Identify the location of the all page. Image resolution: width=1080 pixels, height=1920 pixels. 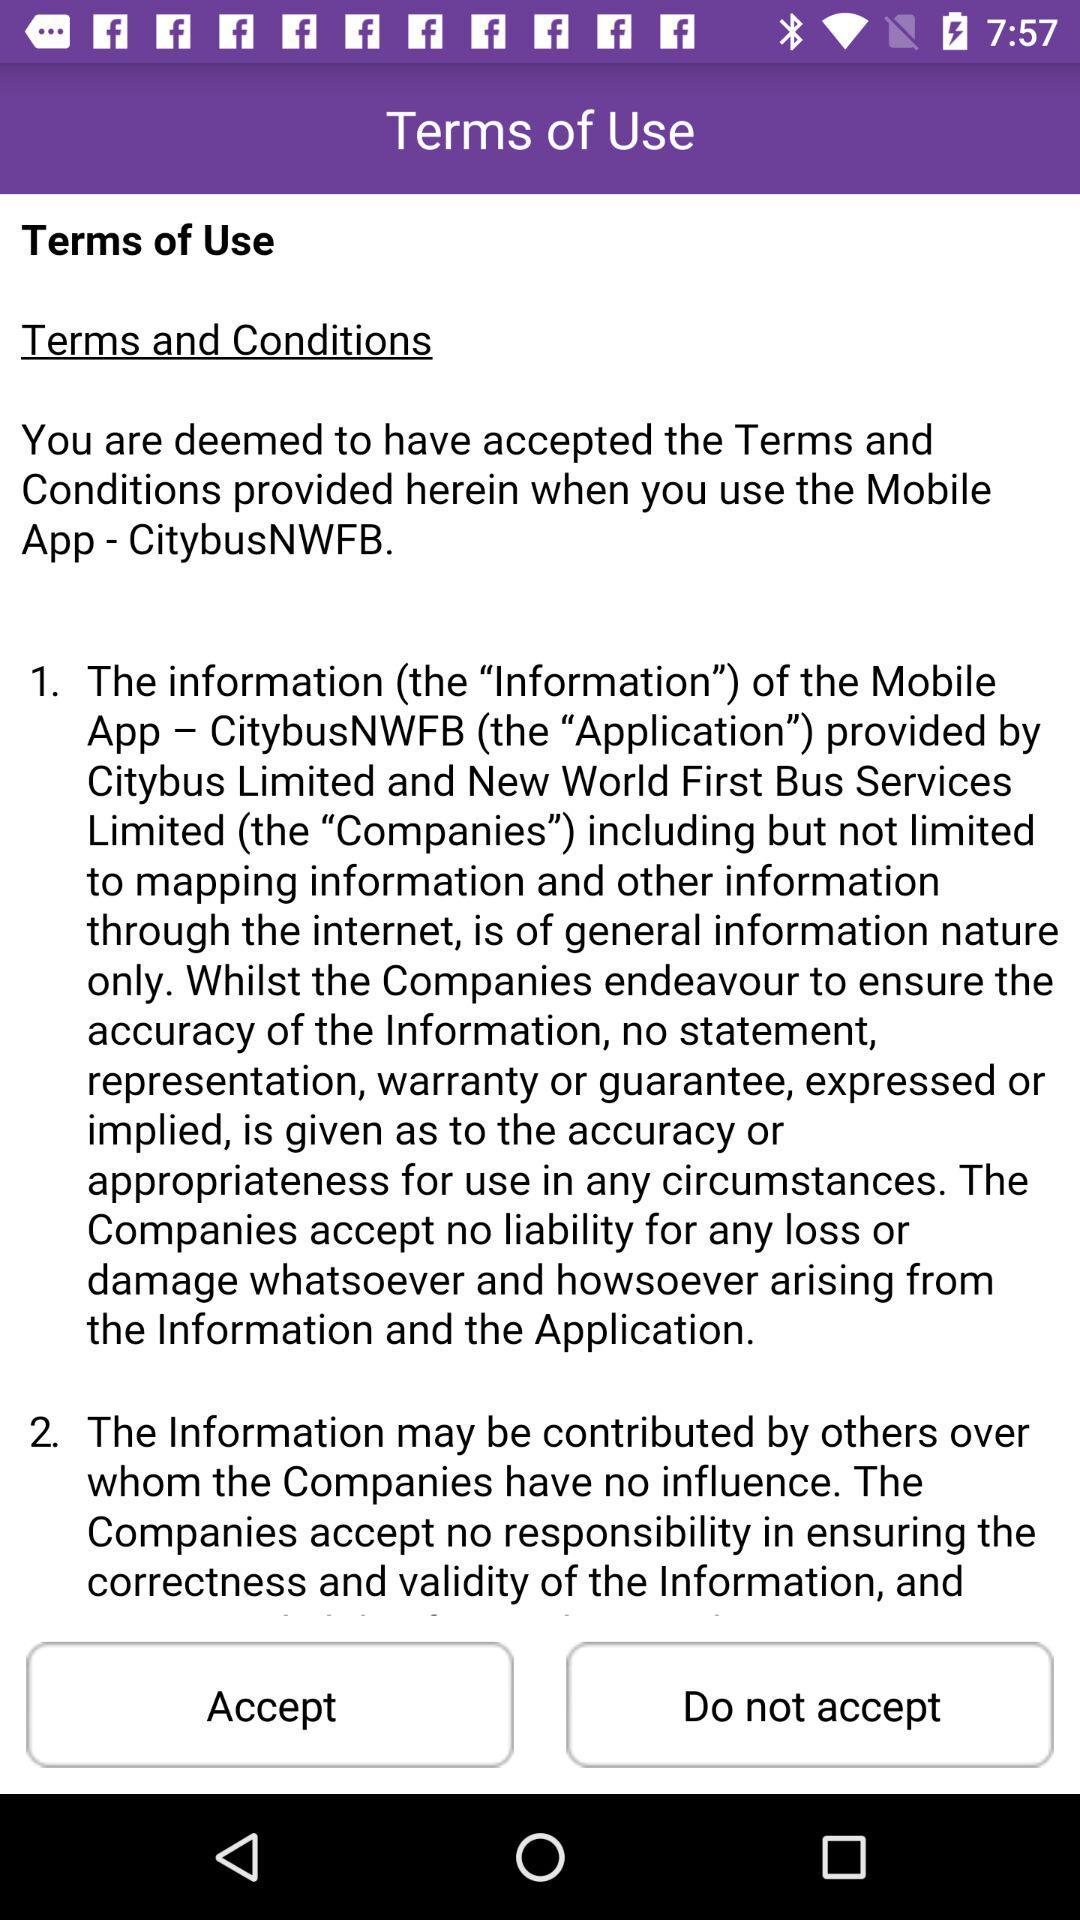
(540, 903).